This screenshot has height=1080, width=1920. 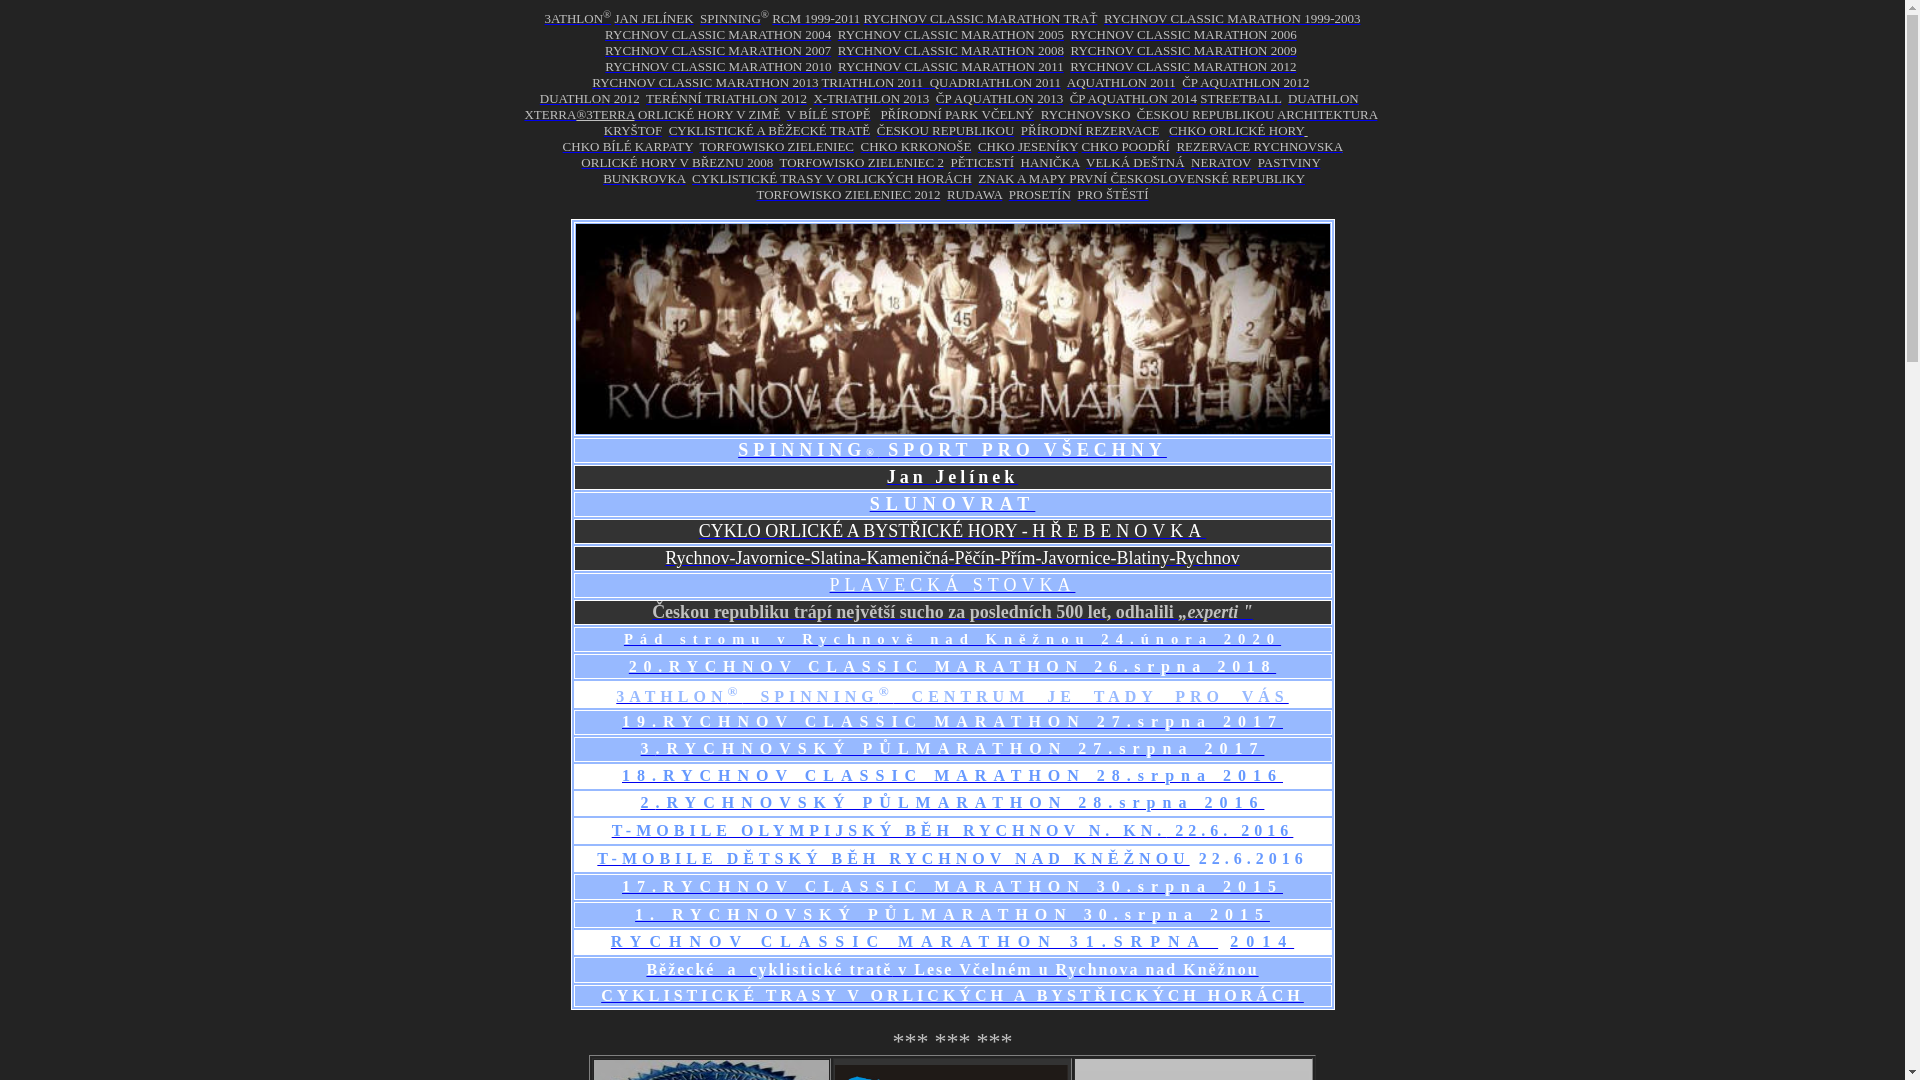 What do you see at coordinates (945, 194) in the screenshot?
I see `'RUDAWA'` at bounding box center [945, 194].